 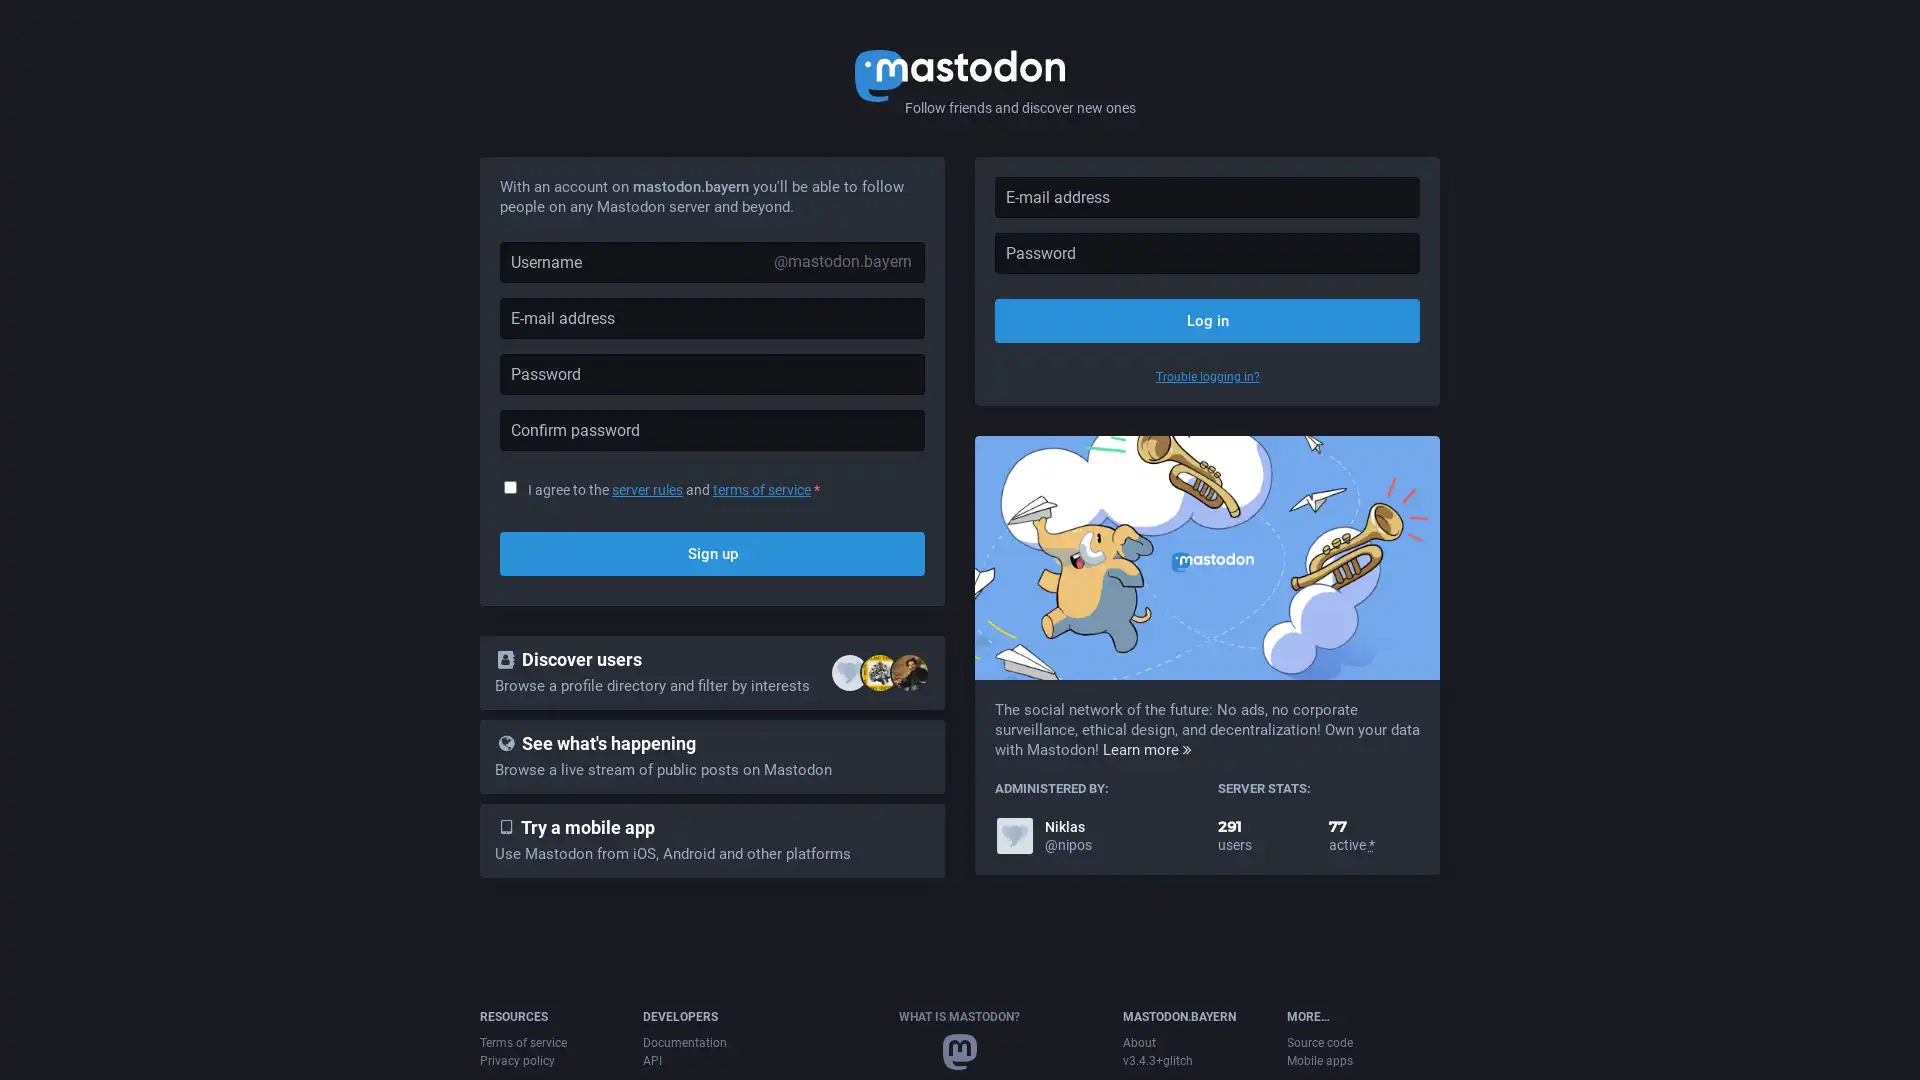 I want to click on Log in, so click(x=1206, y=319).